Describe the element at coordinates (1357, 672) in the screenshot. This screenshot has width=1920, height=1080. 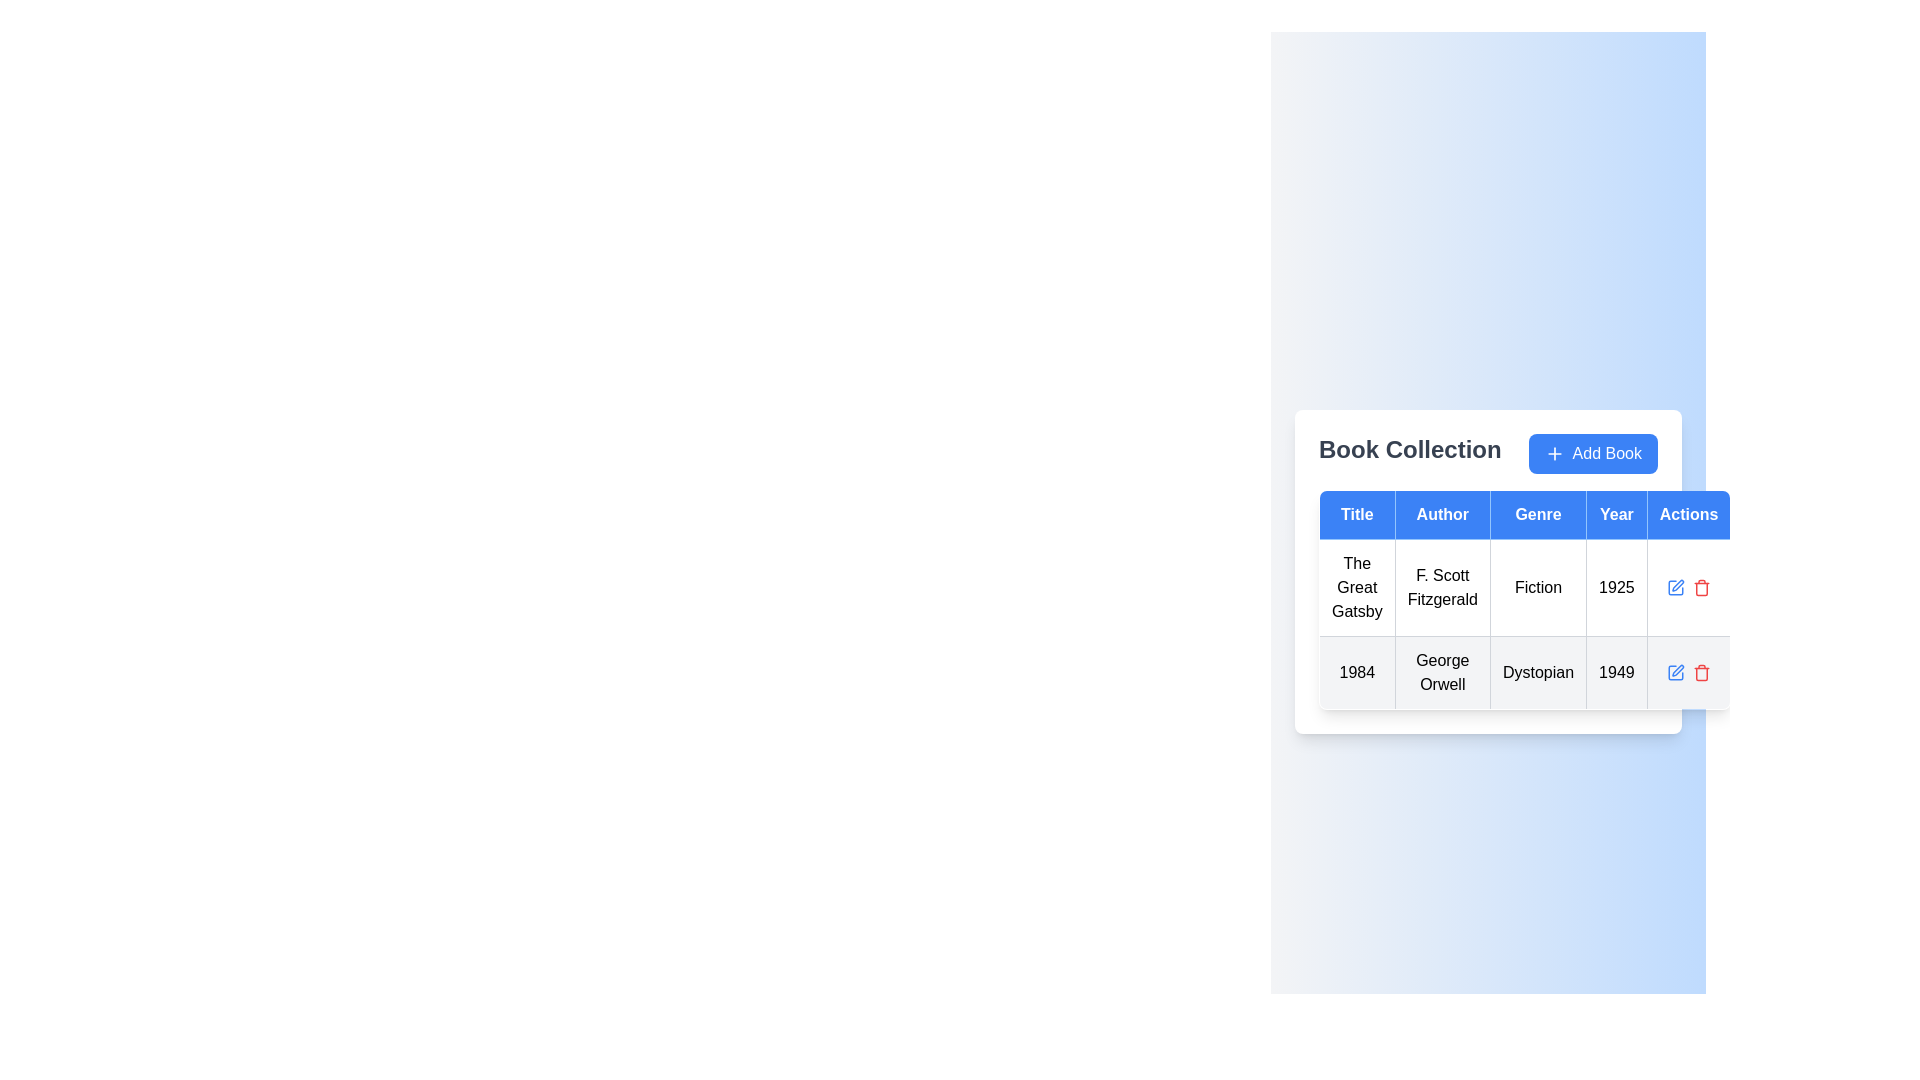
I see `the static table cell displaying the text '1984', which is the first visible cell in the second row of the table under the 'Title' column` at that location.